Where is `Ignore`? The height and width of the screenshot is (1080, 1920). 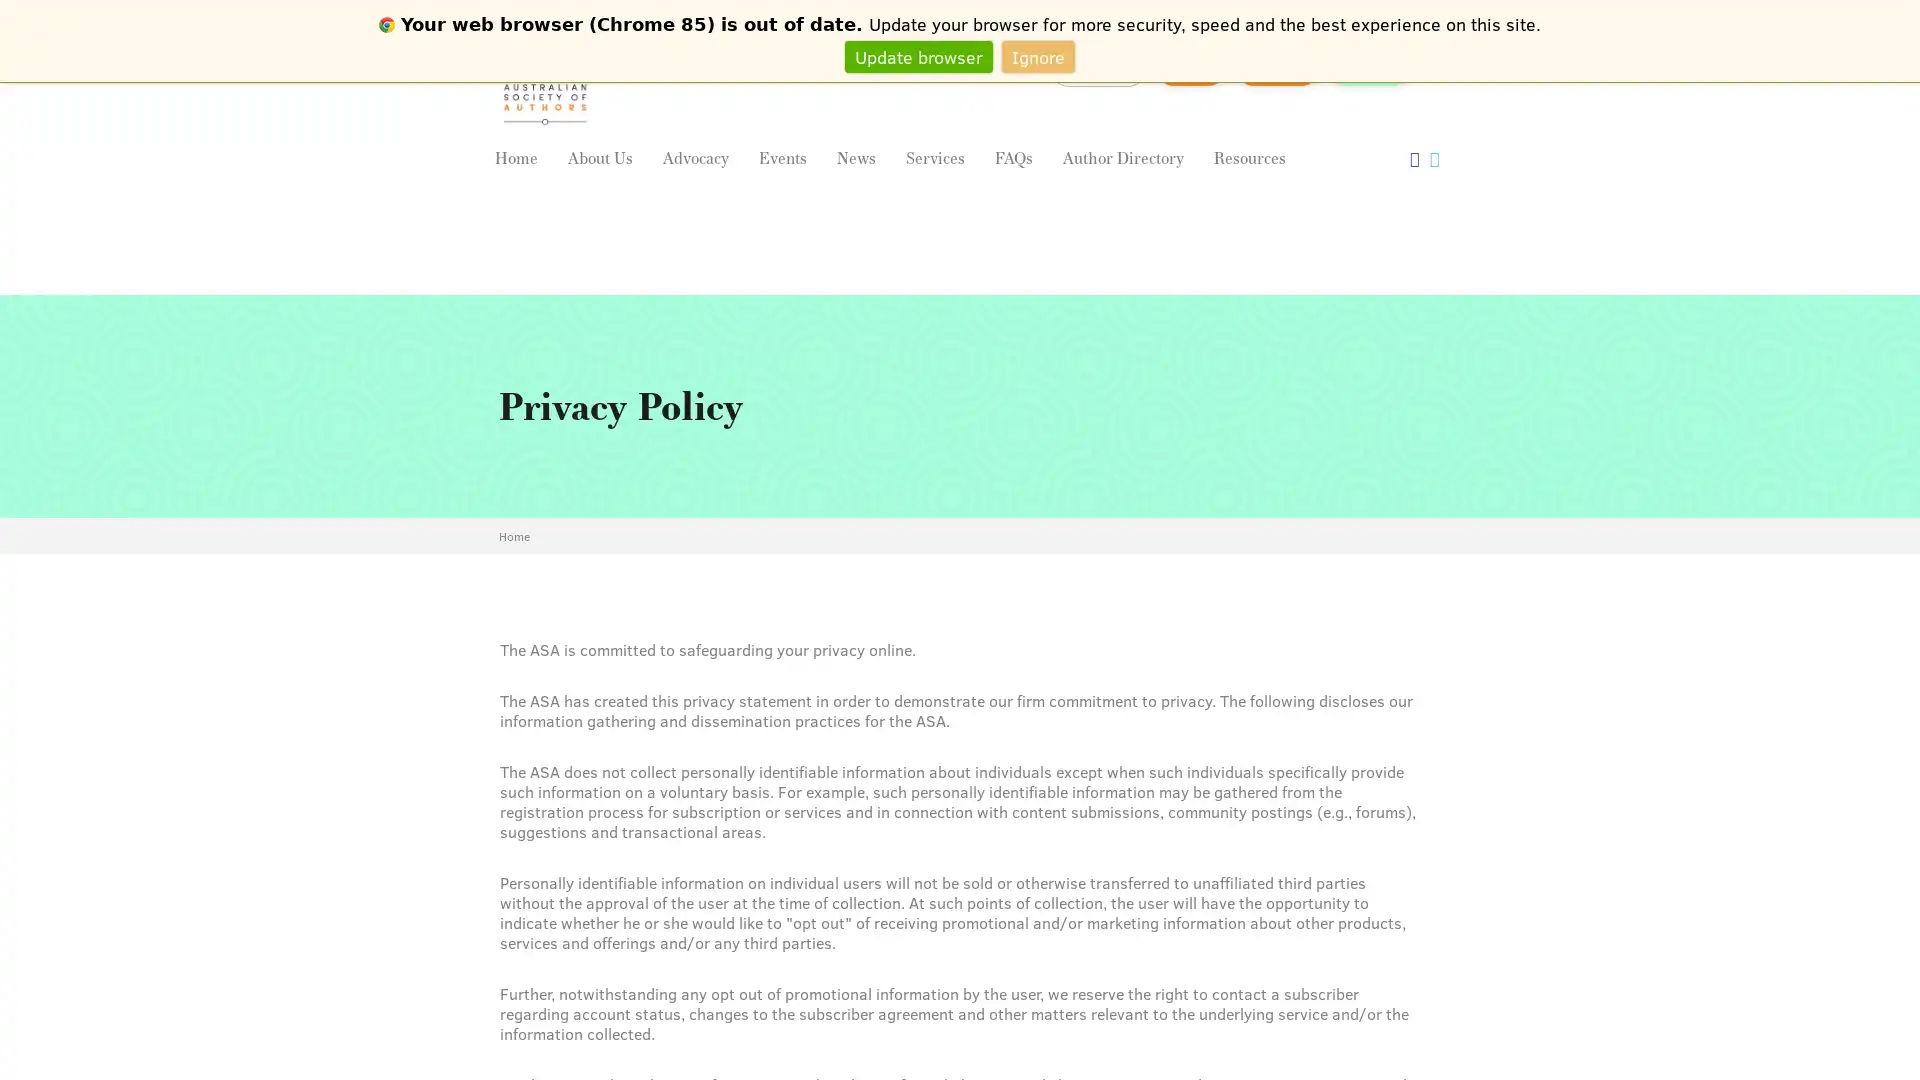
Ignore is located at coordinates (1038, 55).